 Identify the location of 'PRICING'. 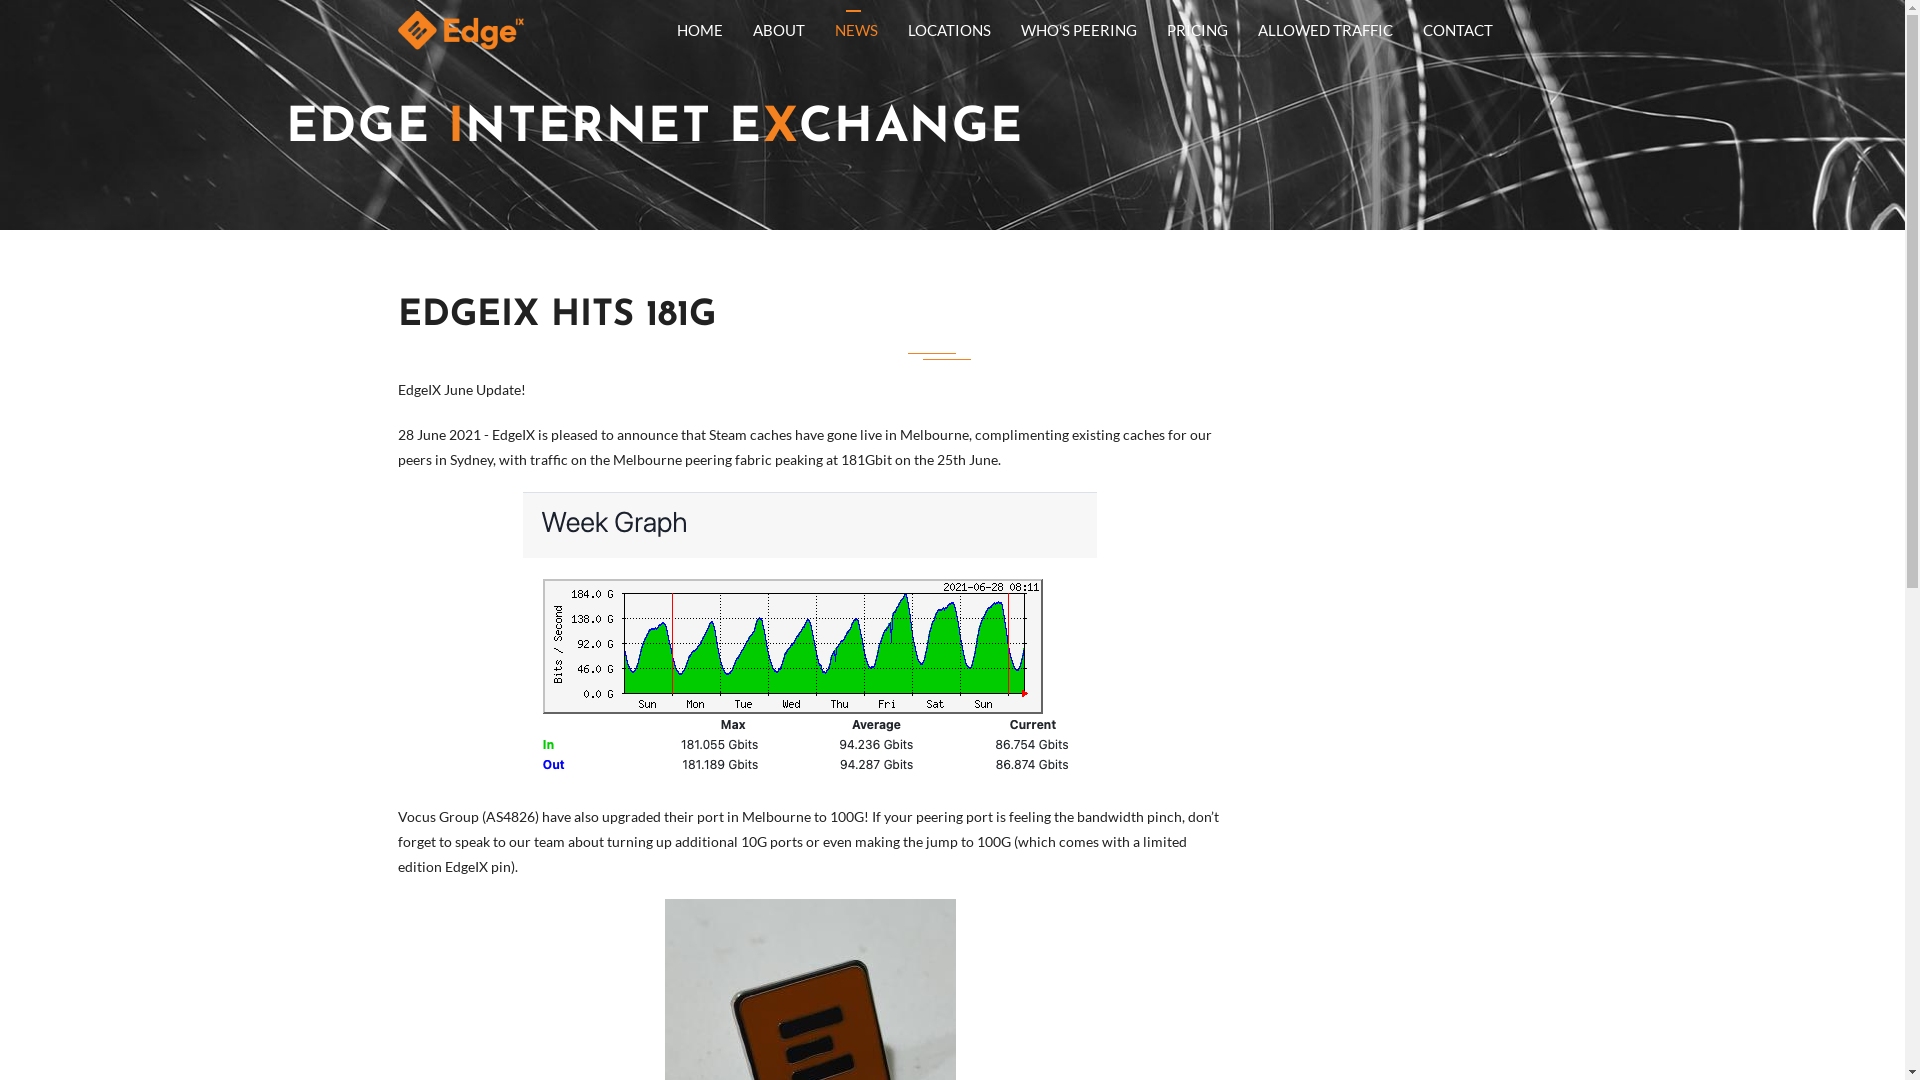
(1197, 30).